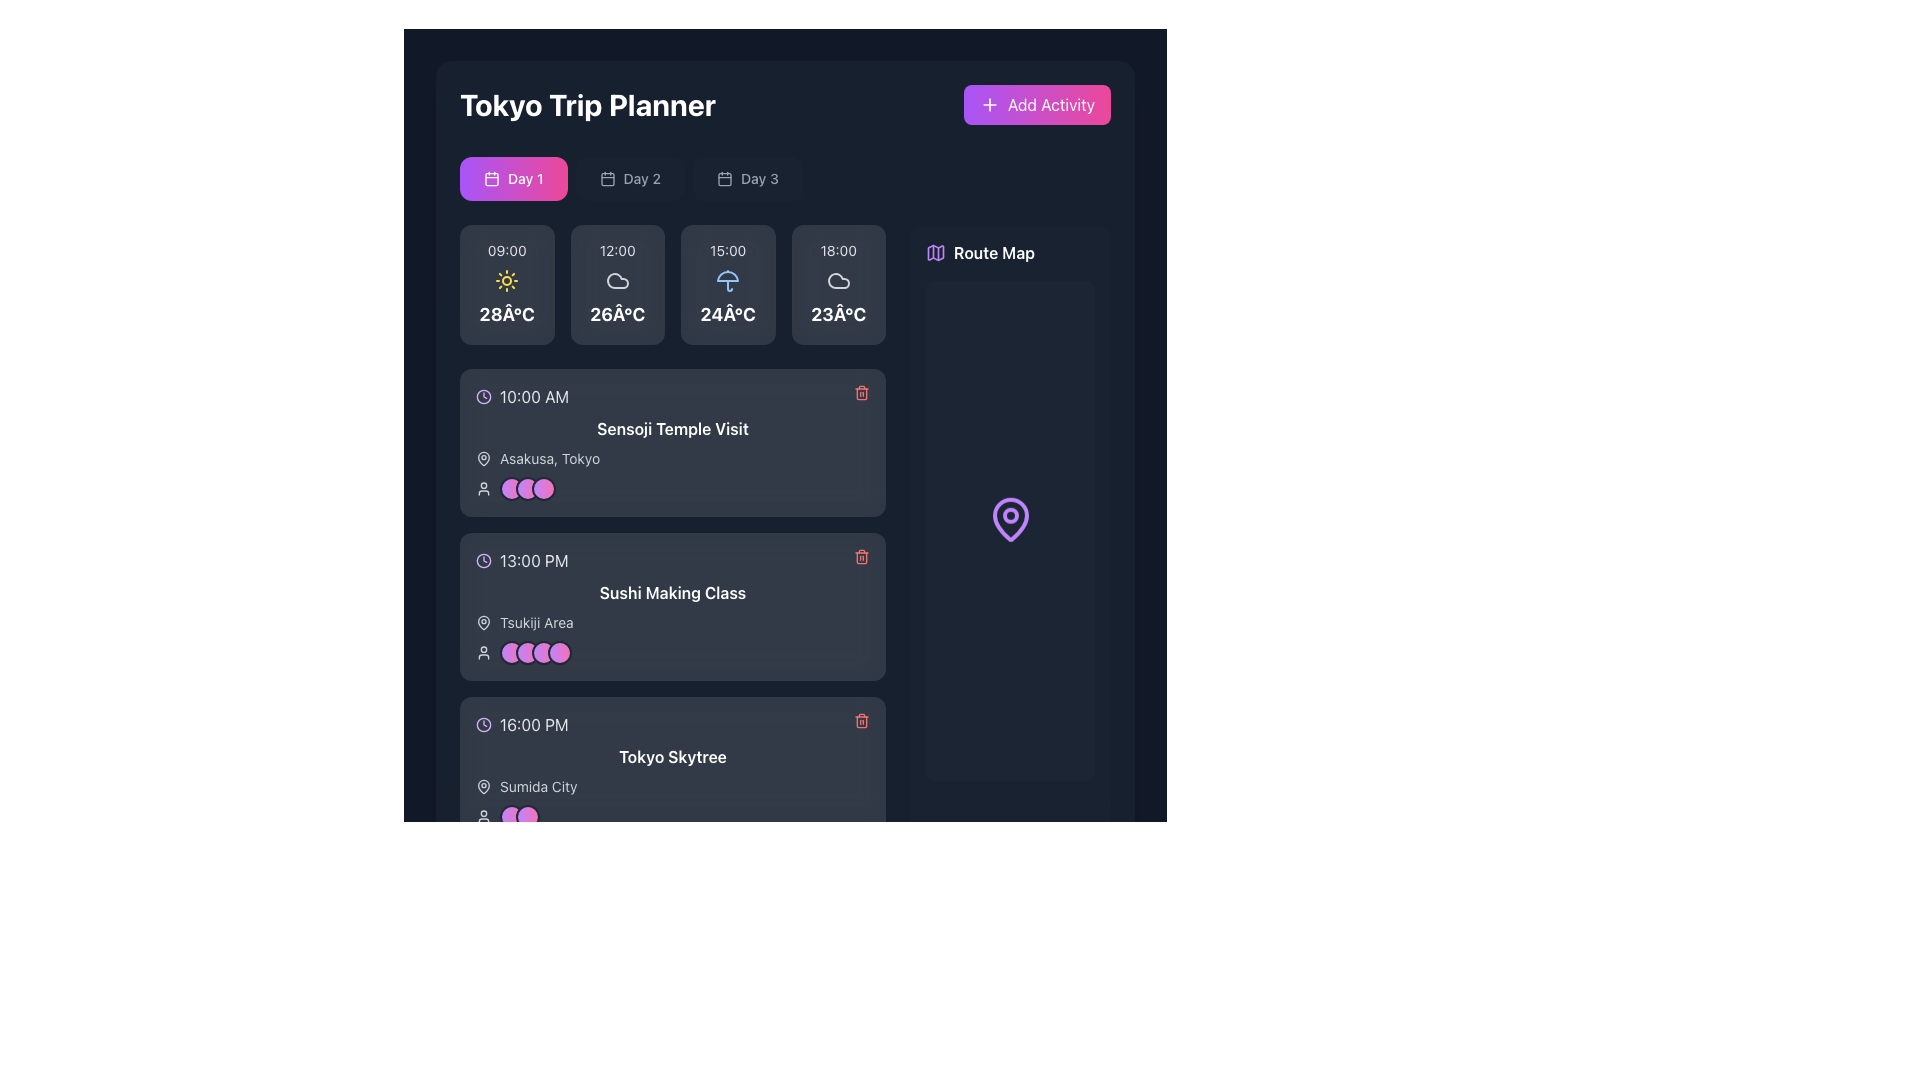  Describe the element at coordinates (513, 177) in the screenshot. I see `the 'Day 1' button` at that location.